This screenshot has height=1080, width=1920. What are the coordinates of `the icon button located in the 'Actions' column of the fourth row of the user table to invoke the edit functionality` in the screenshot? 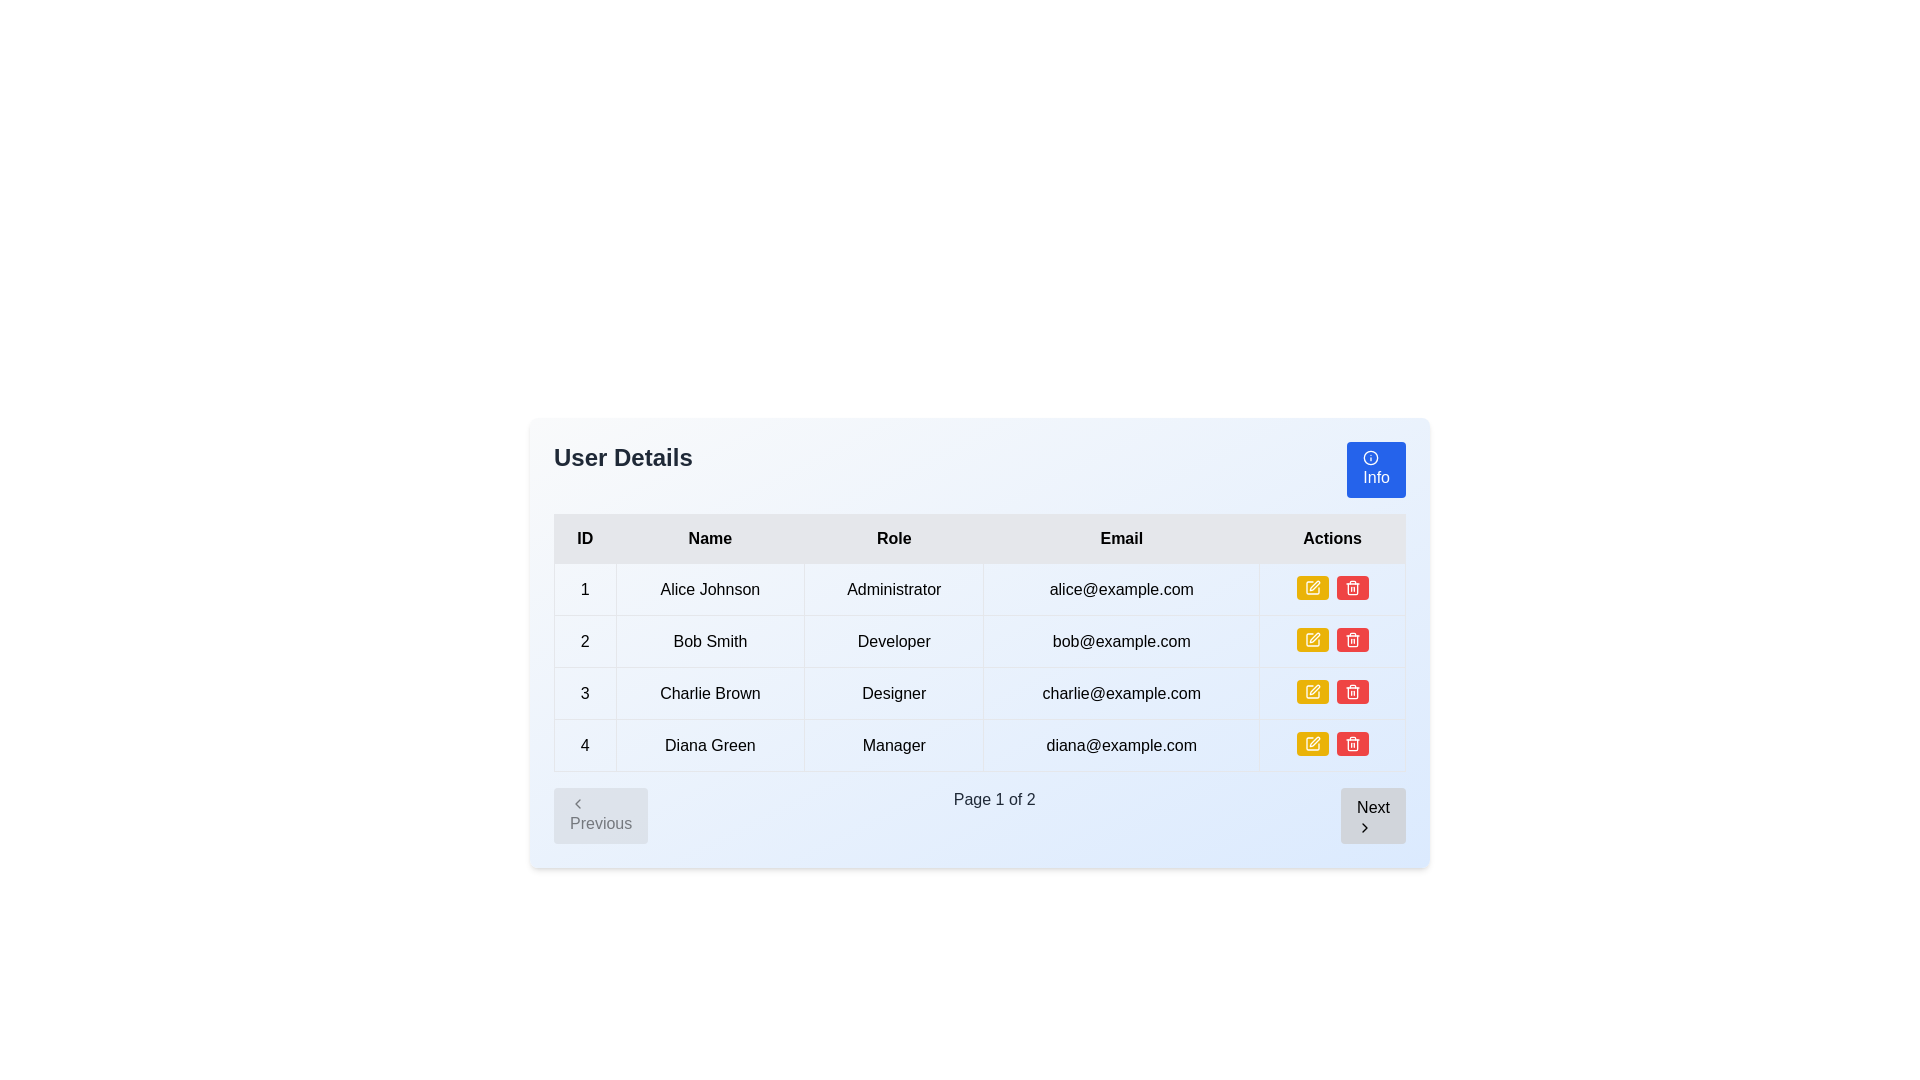 It's located at (1312, 744).